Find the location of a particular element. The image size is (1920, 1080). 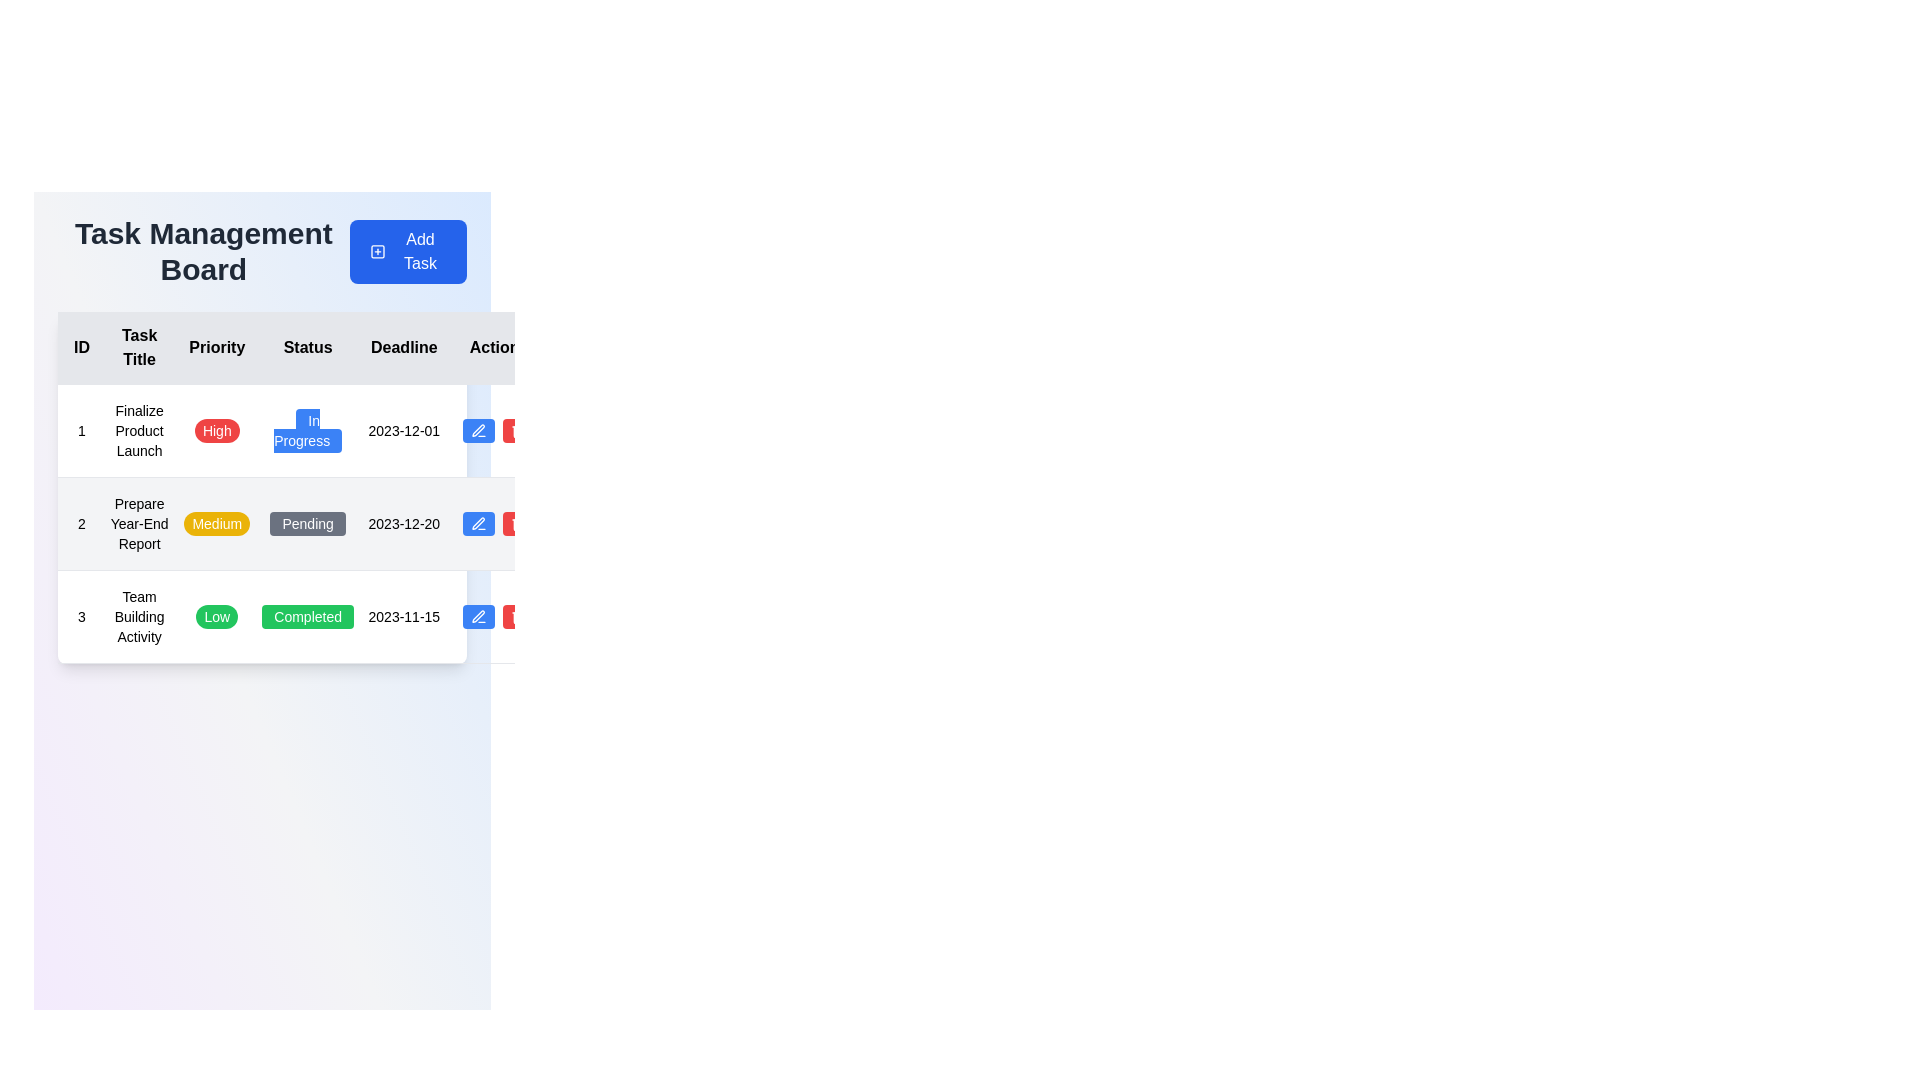

the badge with rounded corners, red background, and white text 'High' located in the 'Priority' column of the first row is located at coordinates (217, 430).